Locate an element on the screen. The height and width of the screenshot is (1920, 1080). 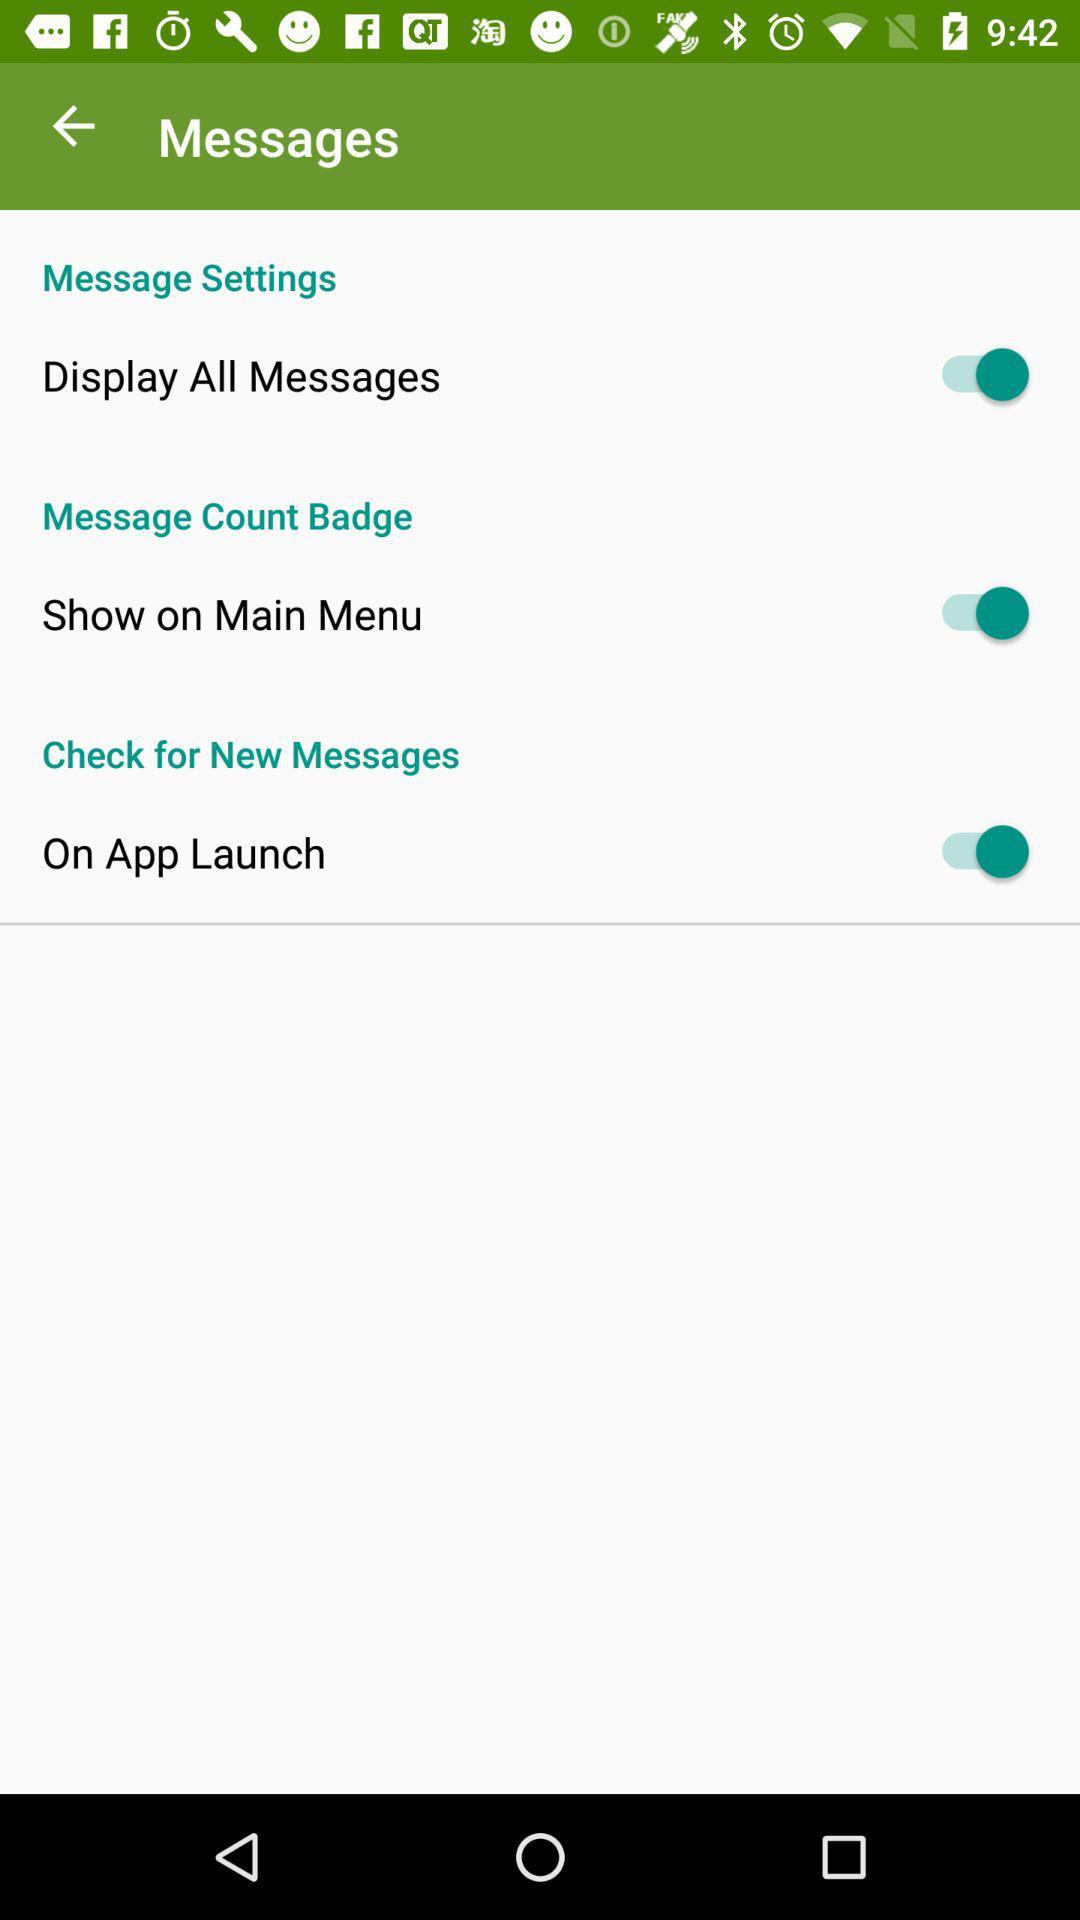
the display all messages app is located at coordinates (240, 374).